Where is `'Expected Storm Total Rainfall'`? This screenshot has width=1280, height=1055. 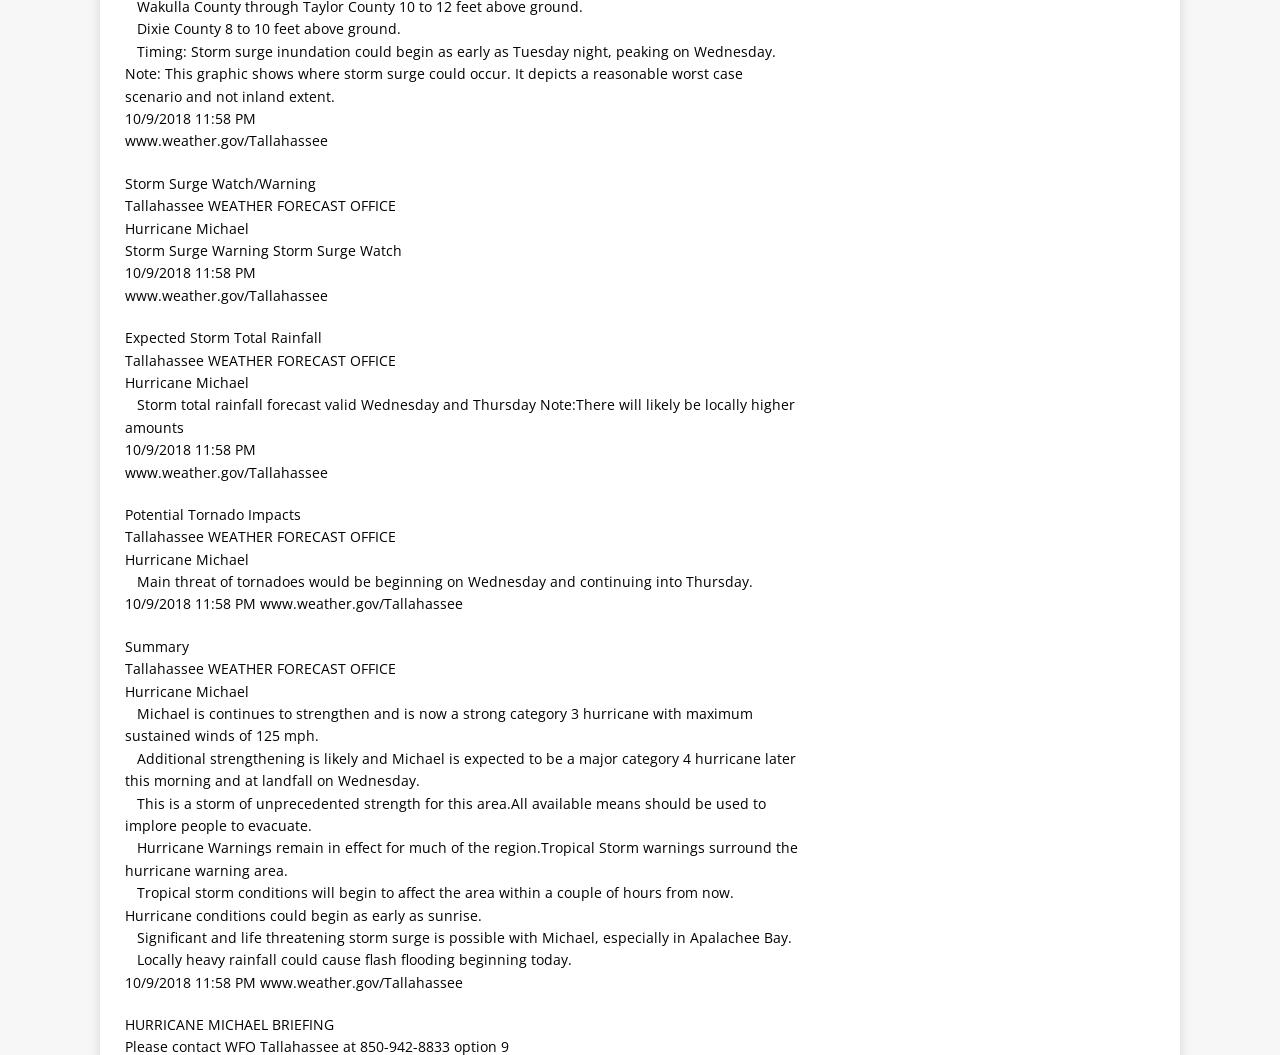
'Expected Storm Total Rainfall' is located at coordinates (223, 336).